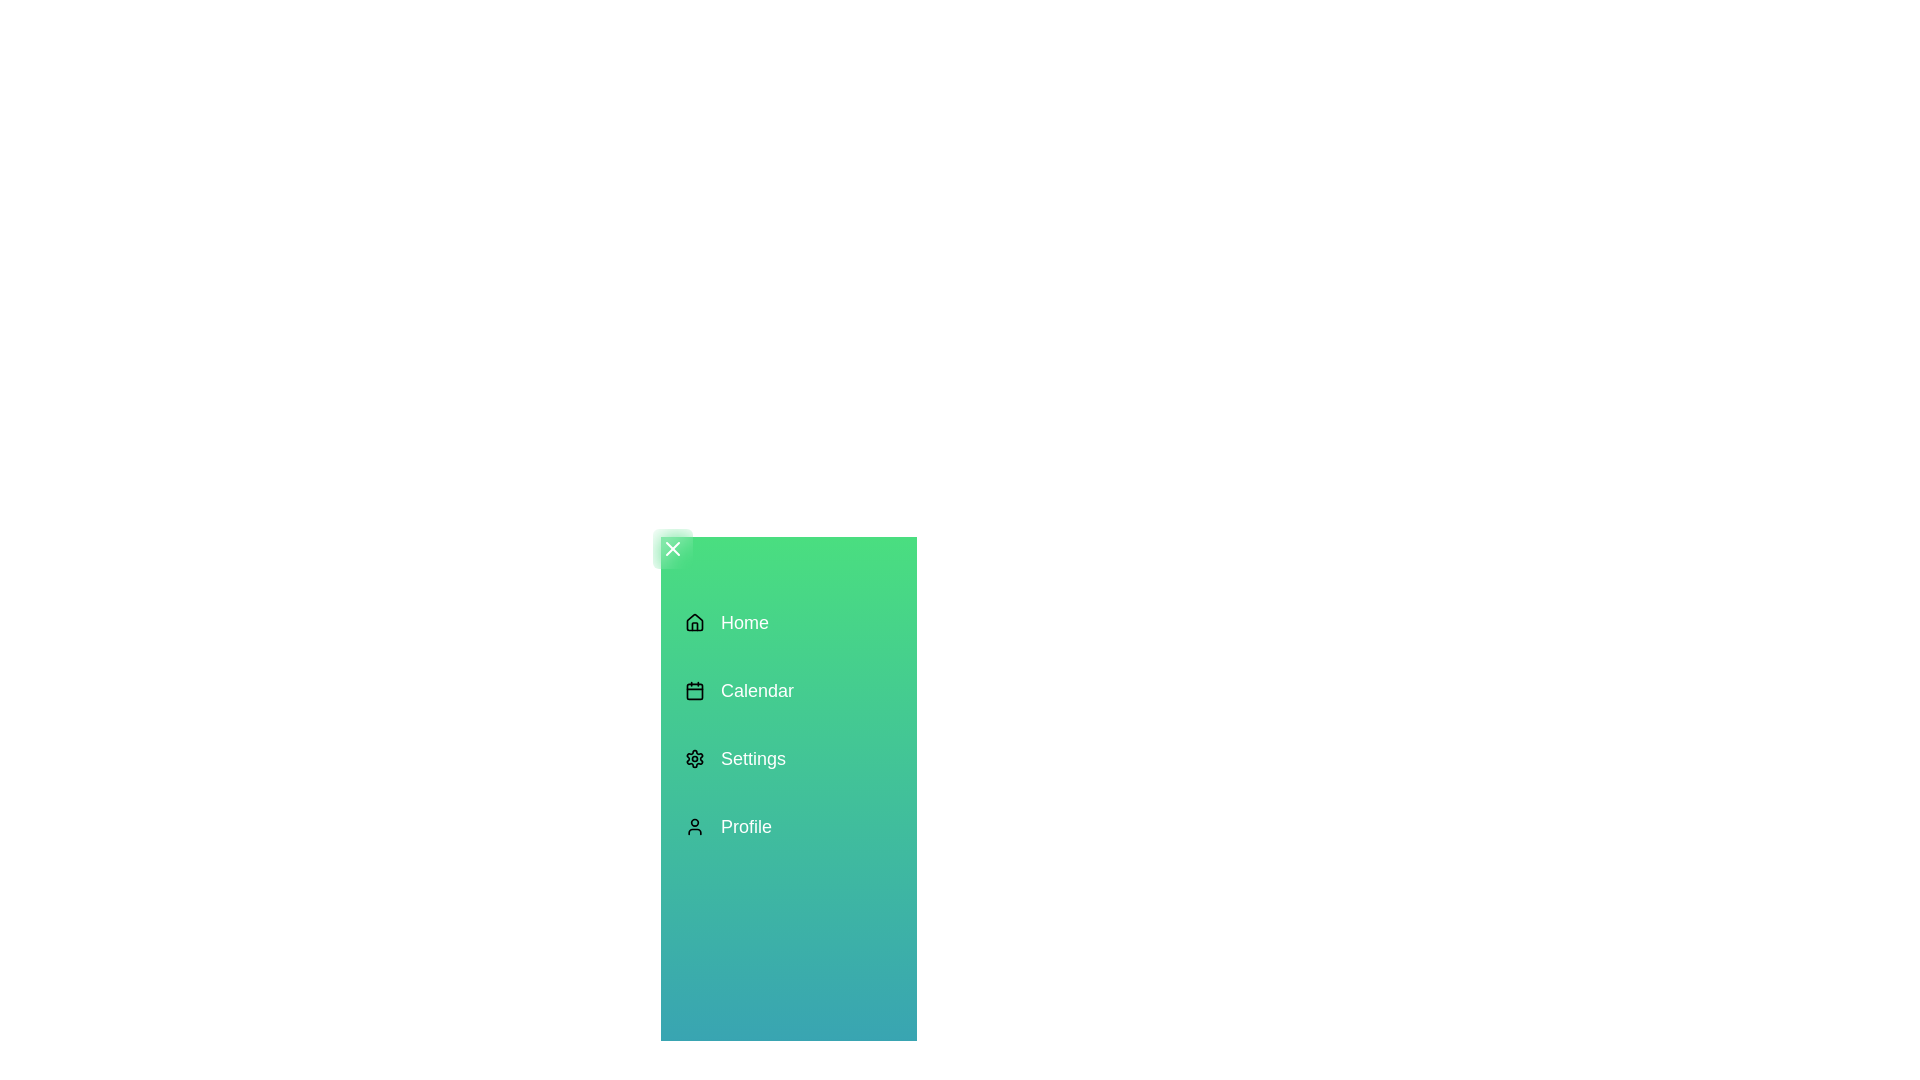  I want to click on the presence of the calendar icon, which is a minimalist design with a black outlined rectangle and binders on top, positioned leftmost in the vertical navigation panel between 'Home' and 'Settings', so click(695, 689).